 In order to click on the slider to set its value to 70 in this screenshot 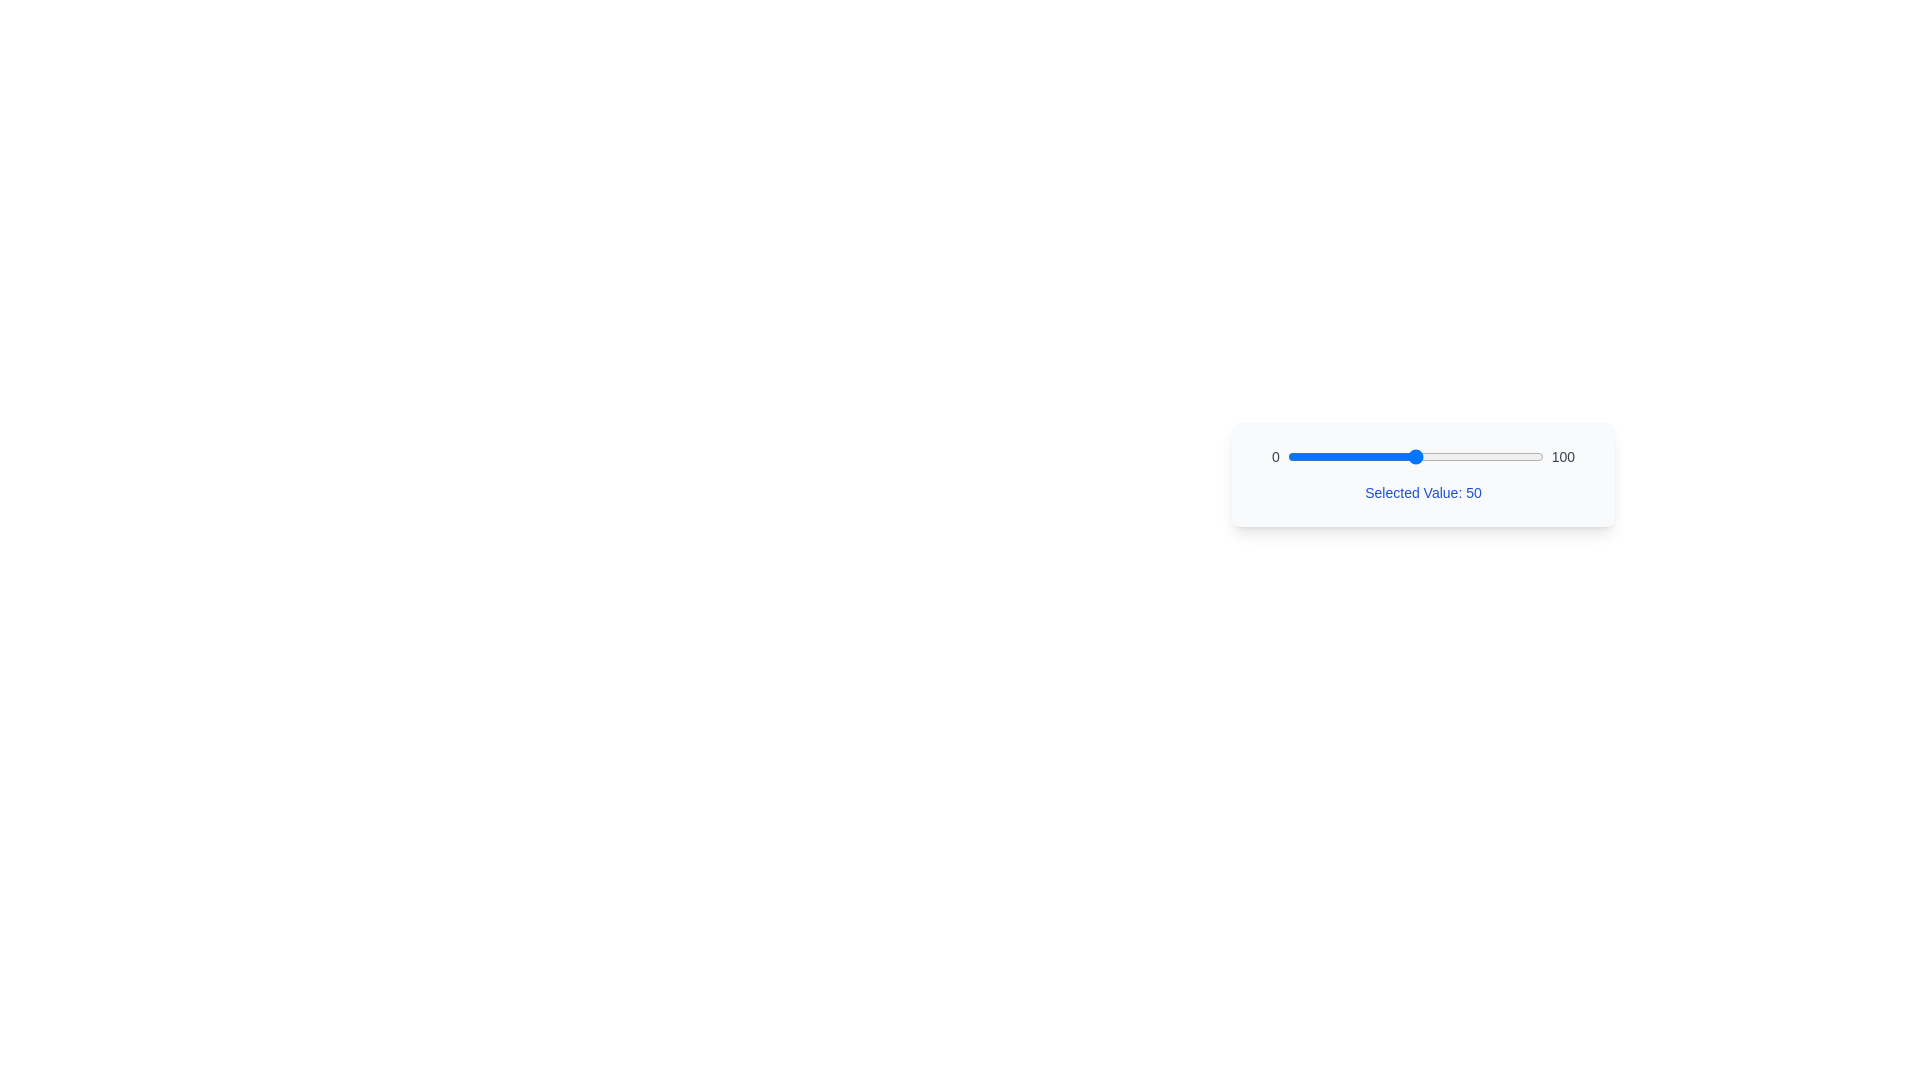, I will do `click(1466, 456)`.